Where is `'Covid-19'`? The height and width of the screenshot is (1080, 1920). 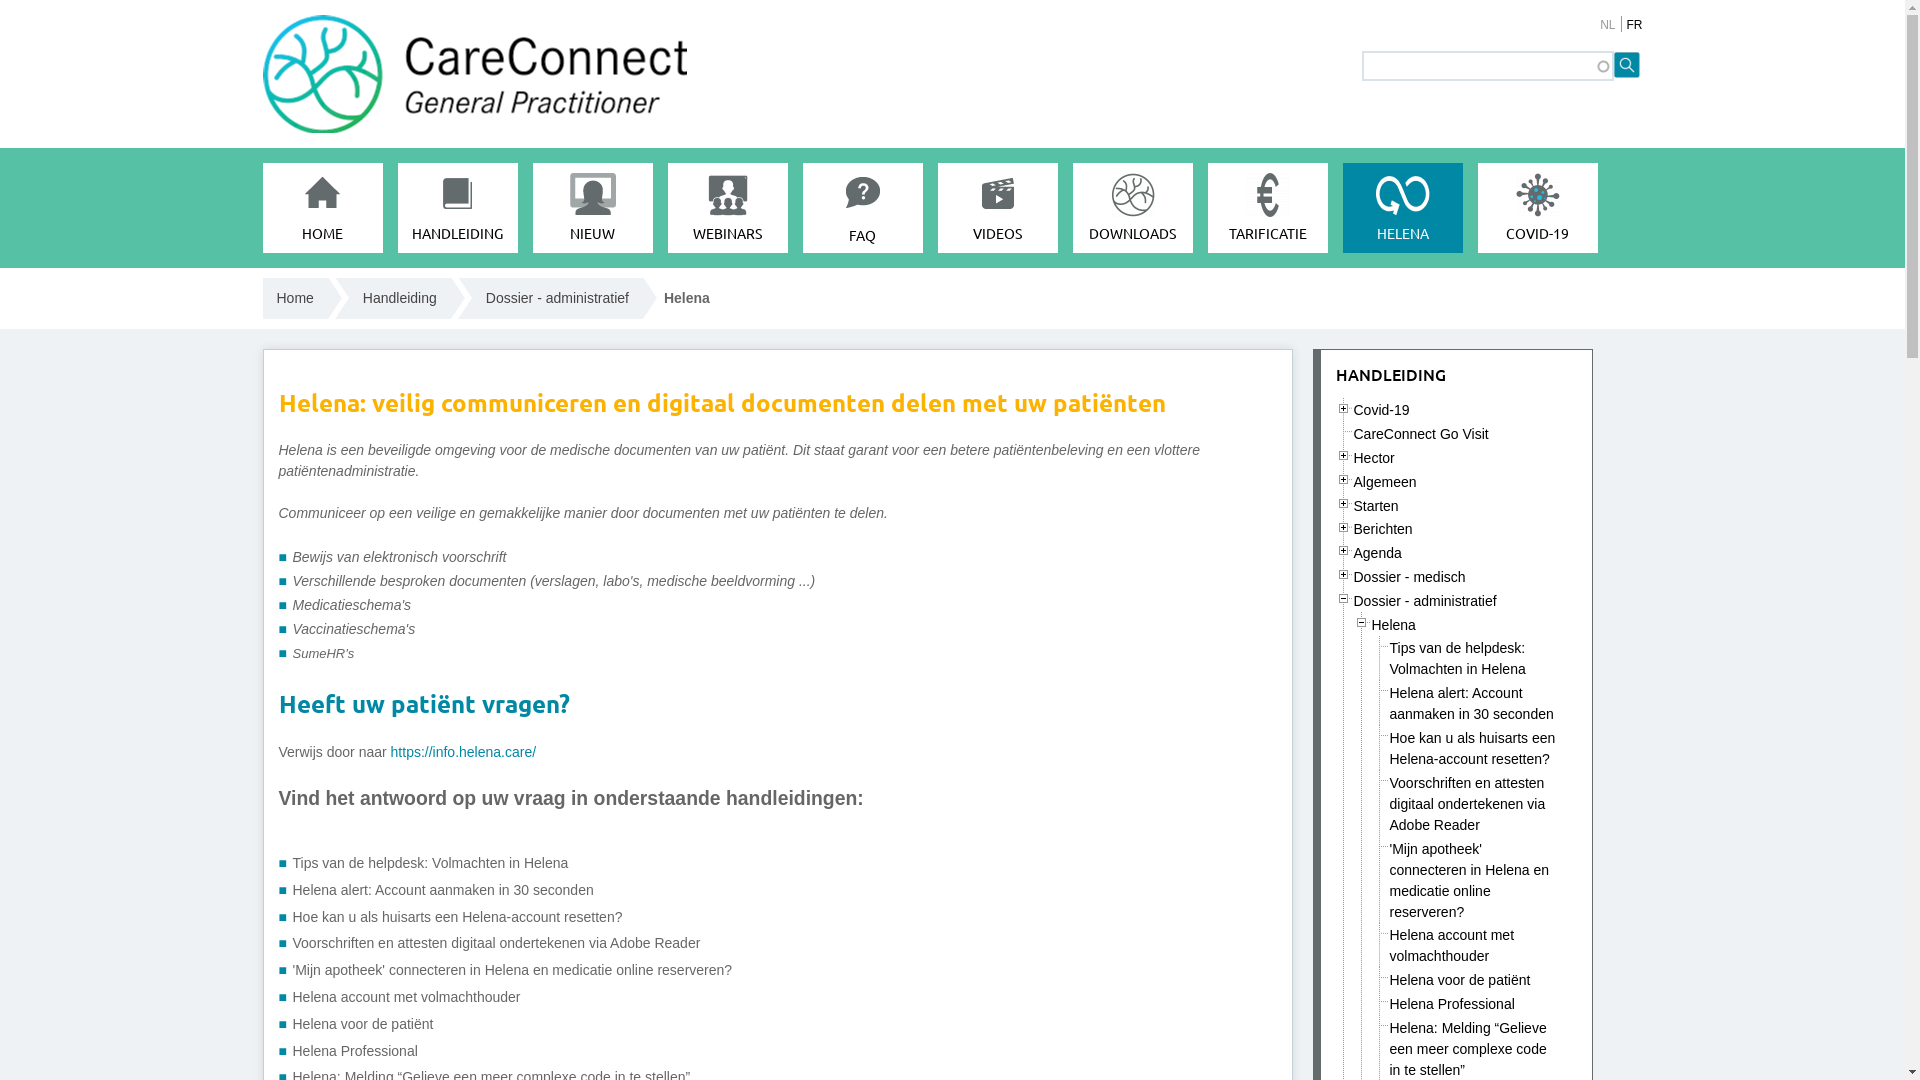
'Covid-19' is located at coordinates (1381, 408).